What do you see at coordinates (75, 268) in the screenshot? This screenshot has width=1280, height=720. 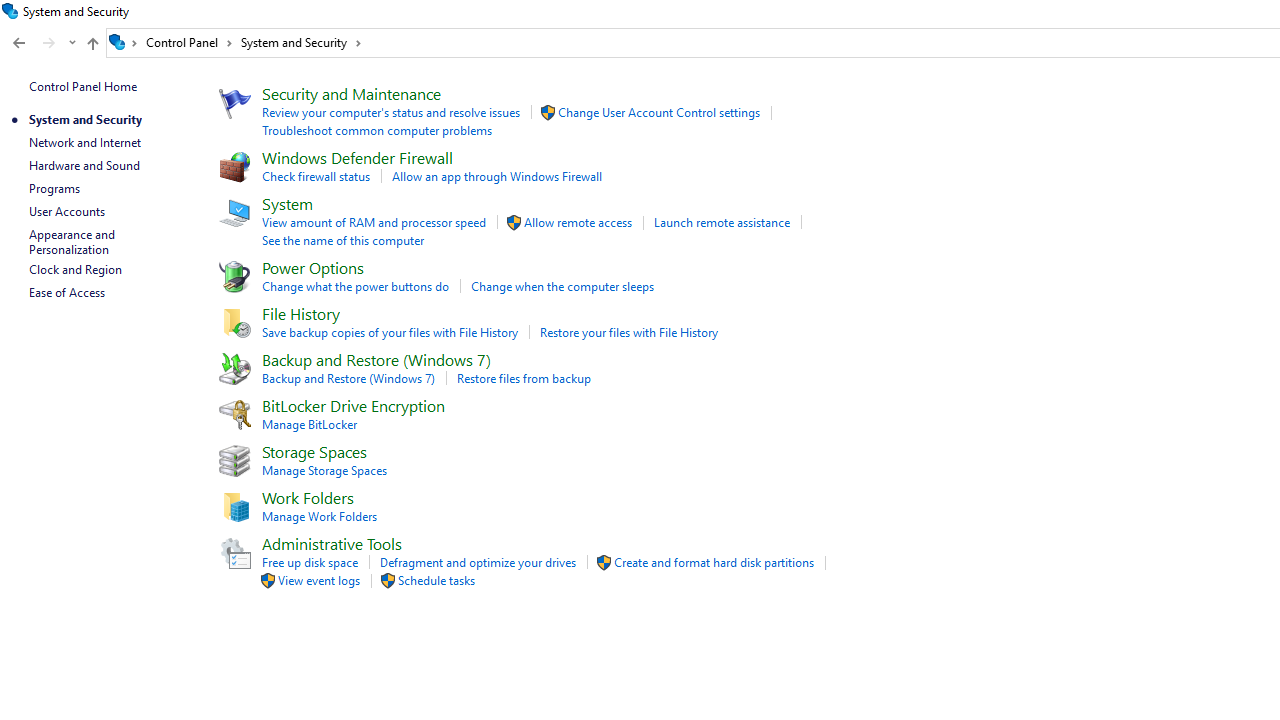 I see `'Clock and Region'` at bounding box center [75, 268].